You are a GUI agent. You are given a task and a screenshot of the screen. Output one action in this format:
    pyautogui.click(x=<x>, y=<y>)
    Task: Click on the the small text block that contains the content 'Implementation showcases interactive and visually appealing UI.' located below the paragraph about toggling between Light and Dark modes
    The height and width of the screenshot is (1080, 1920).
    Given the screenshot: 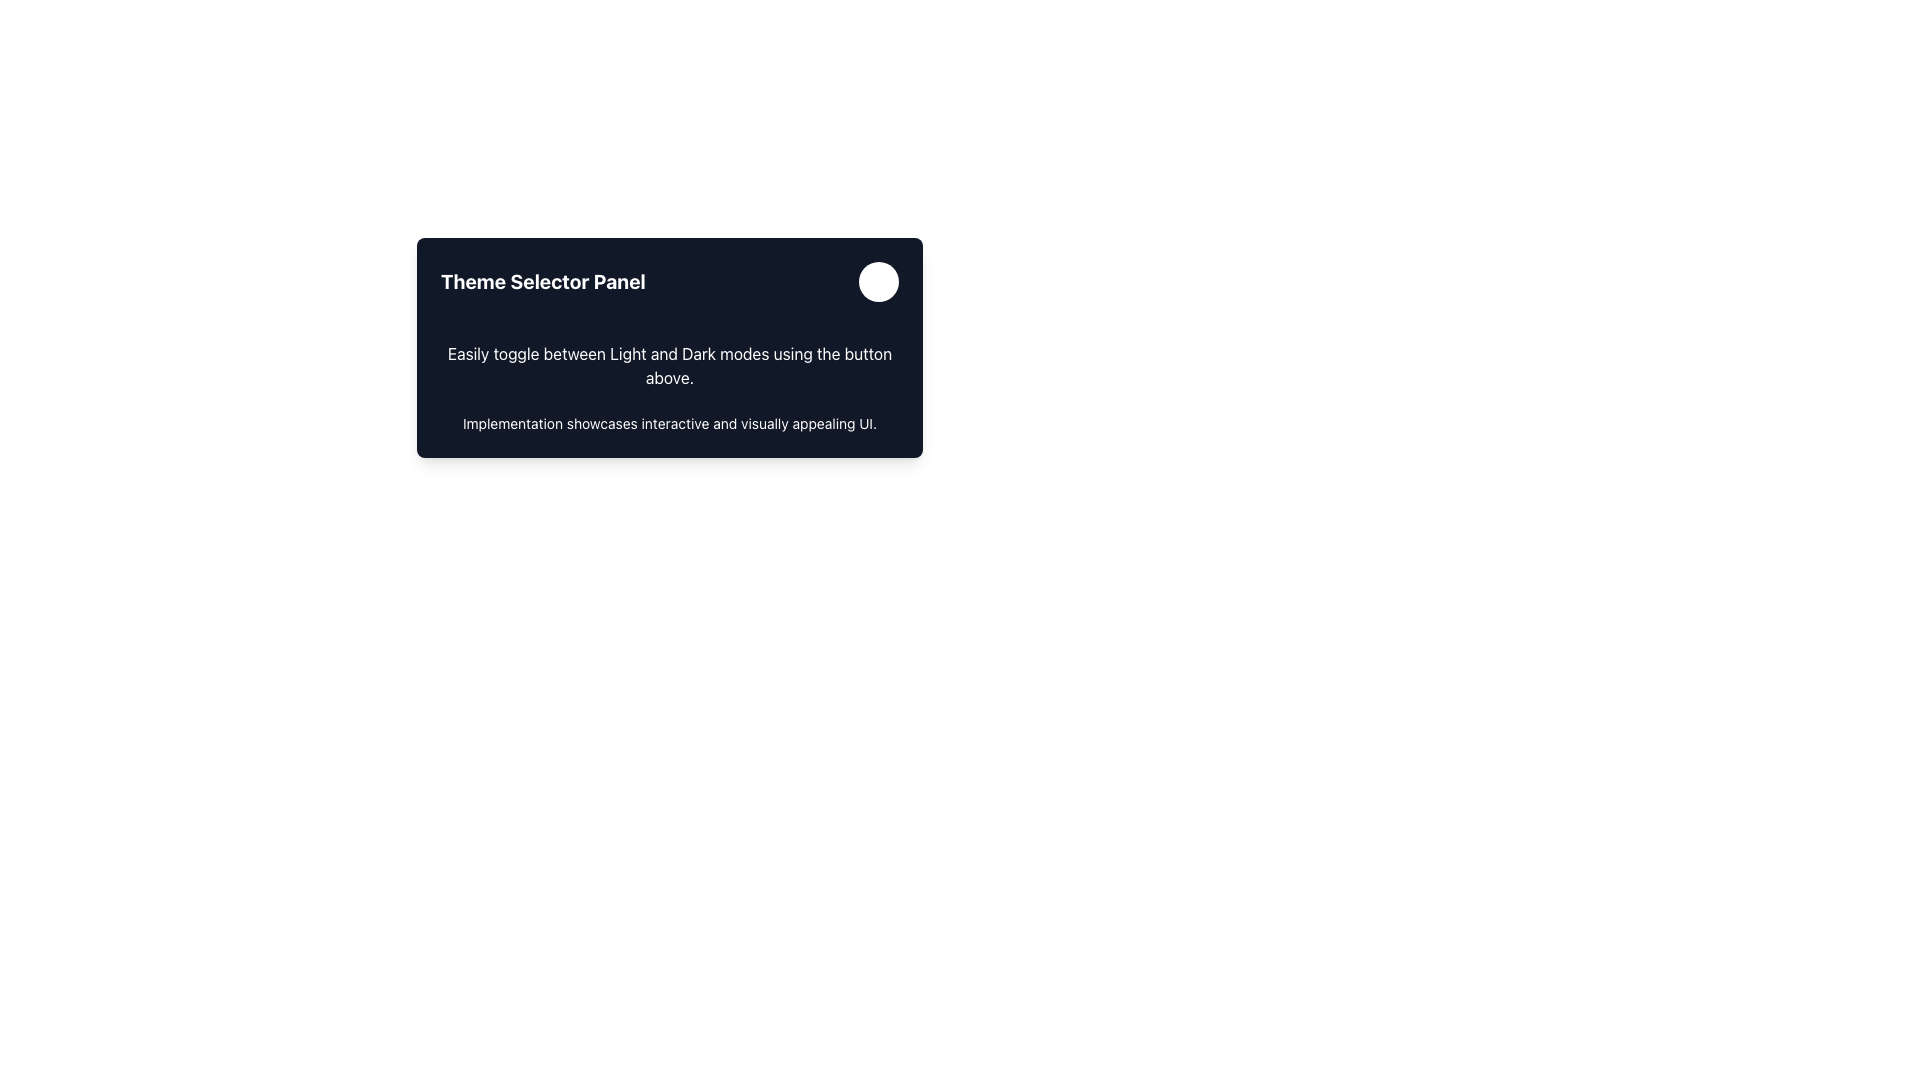 What is the action you would take?
    pyautogui.click(x=670, y=423)
    